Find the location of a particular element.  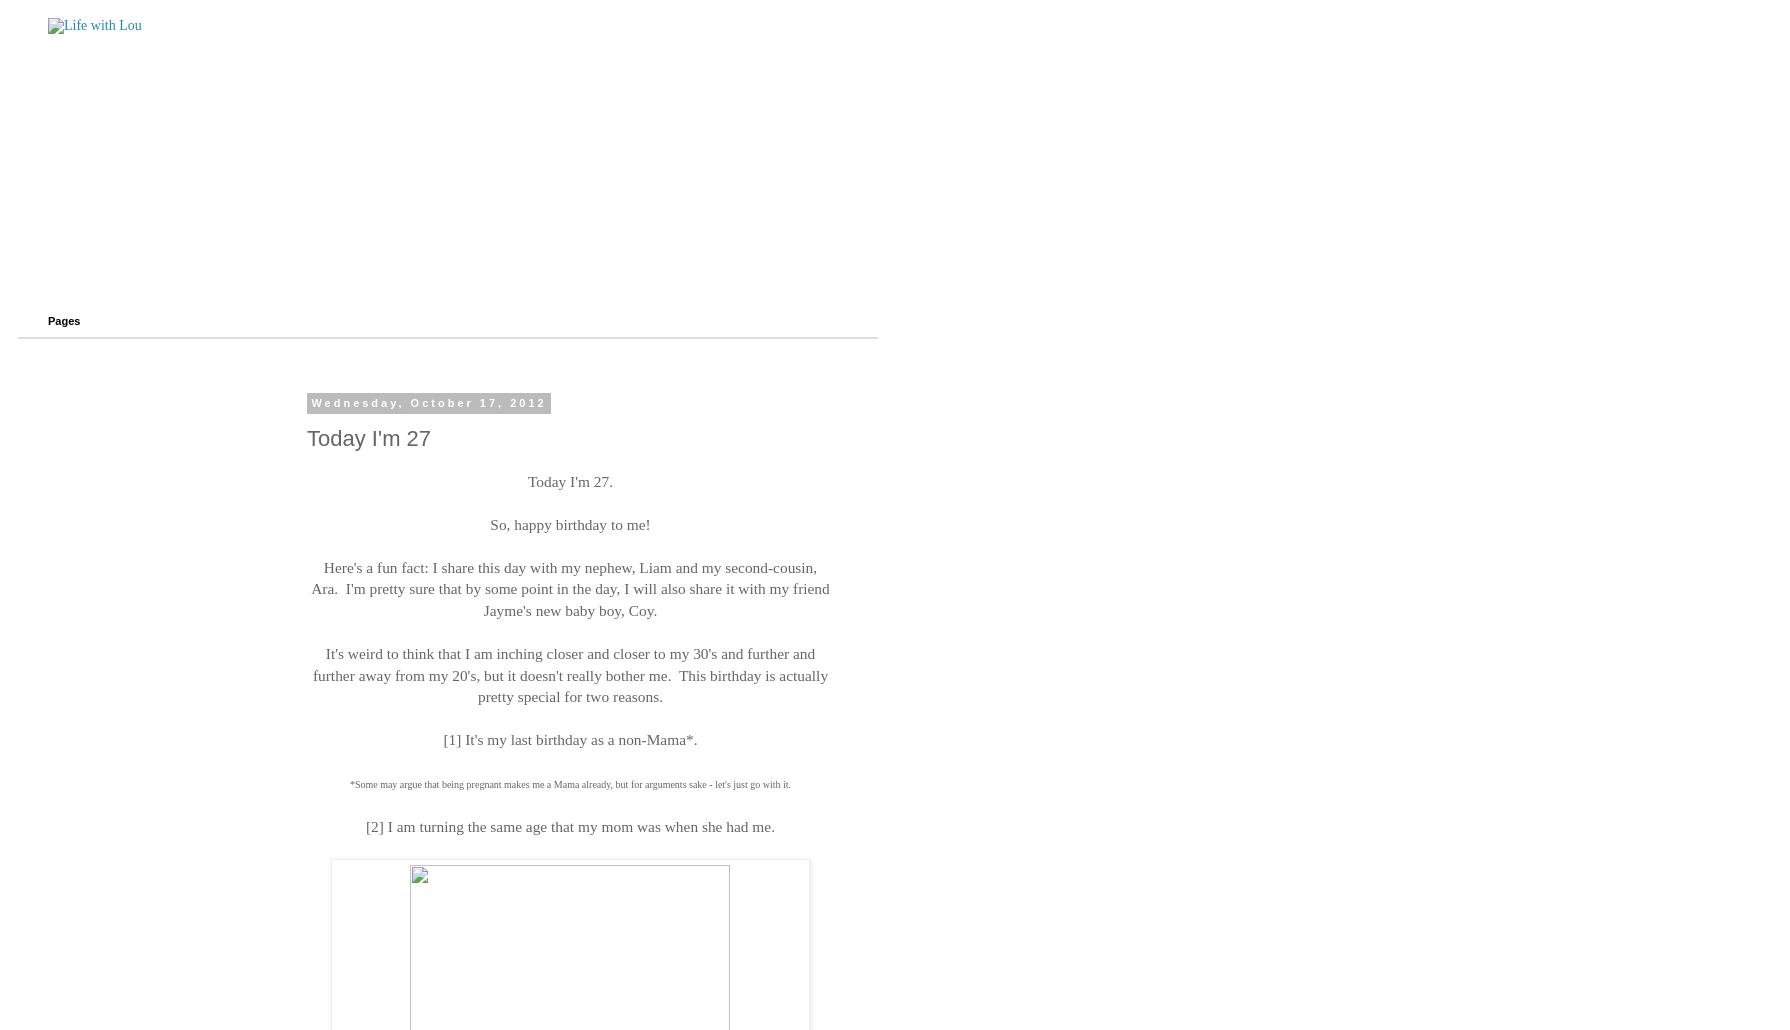

'*Some may argue that being pregnant makes me a Mama already, but for arguments sake - let's just go with it.' is located at coordinates (568, 783).